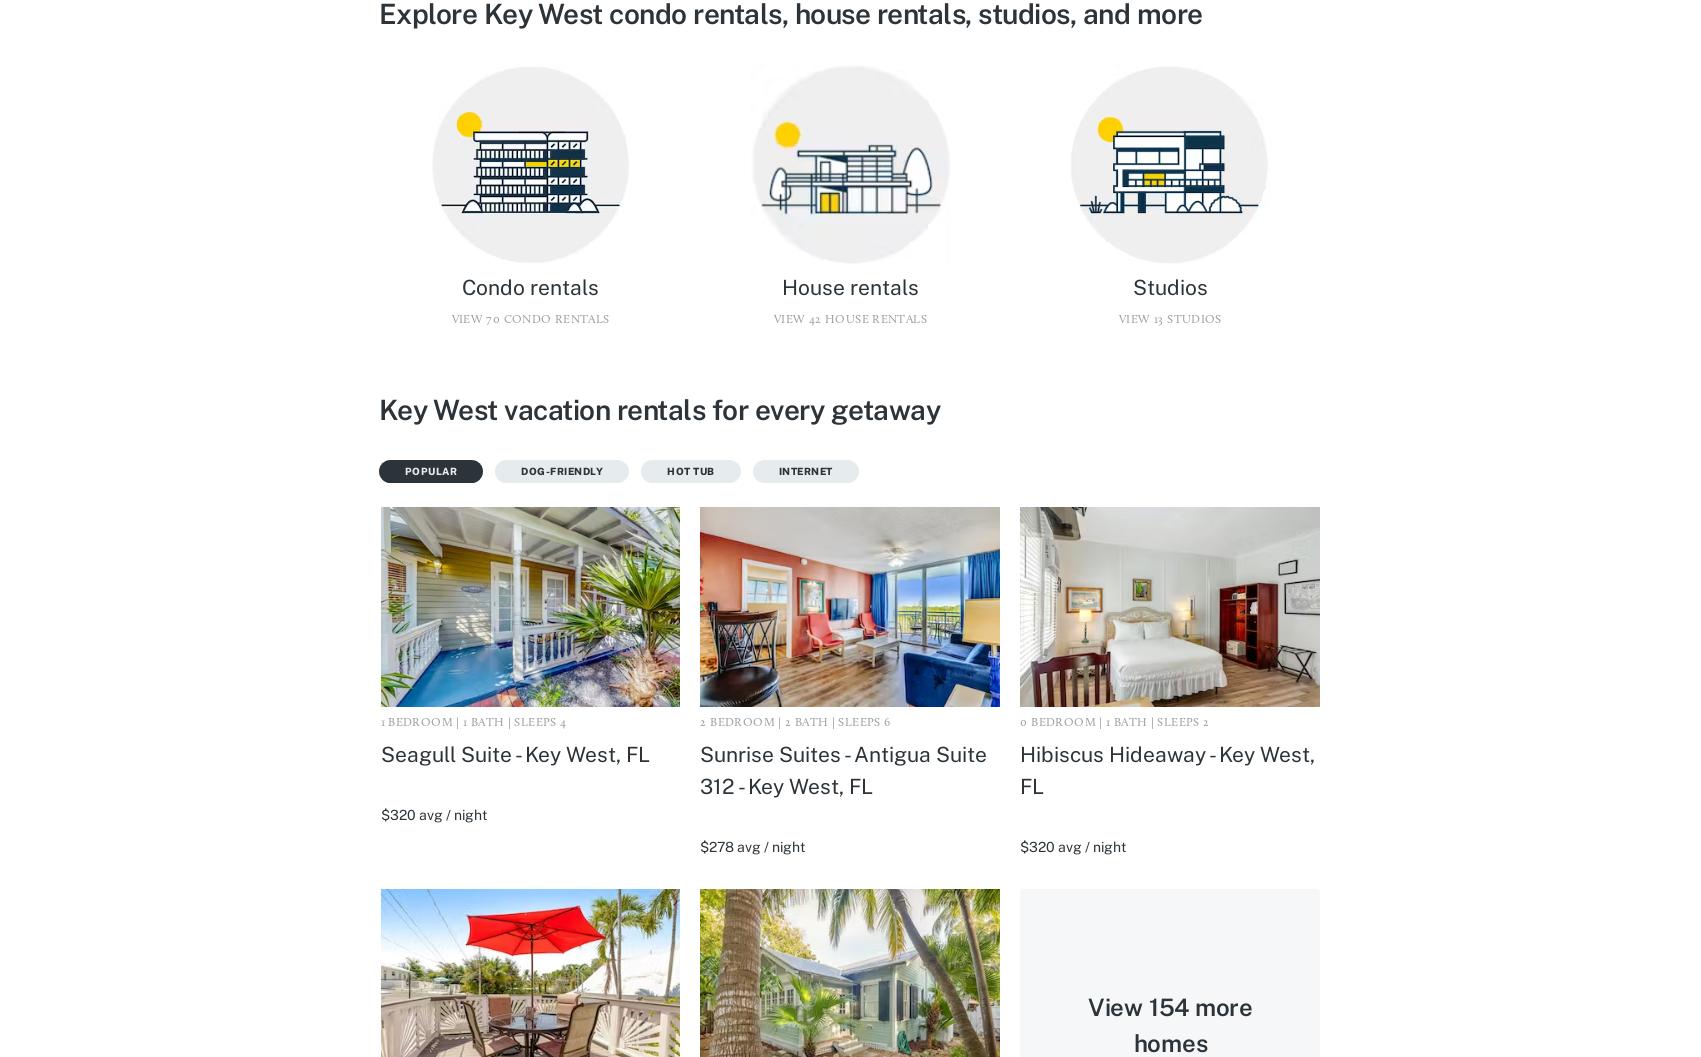 Image resolution: width=1701 pixels, height=1057 pixels. I want to click on 'Studios', so click(1168, 285).